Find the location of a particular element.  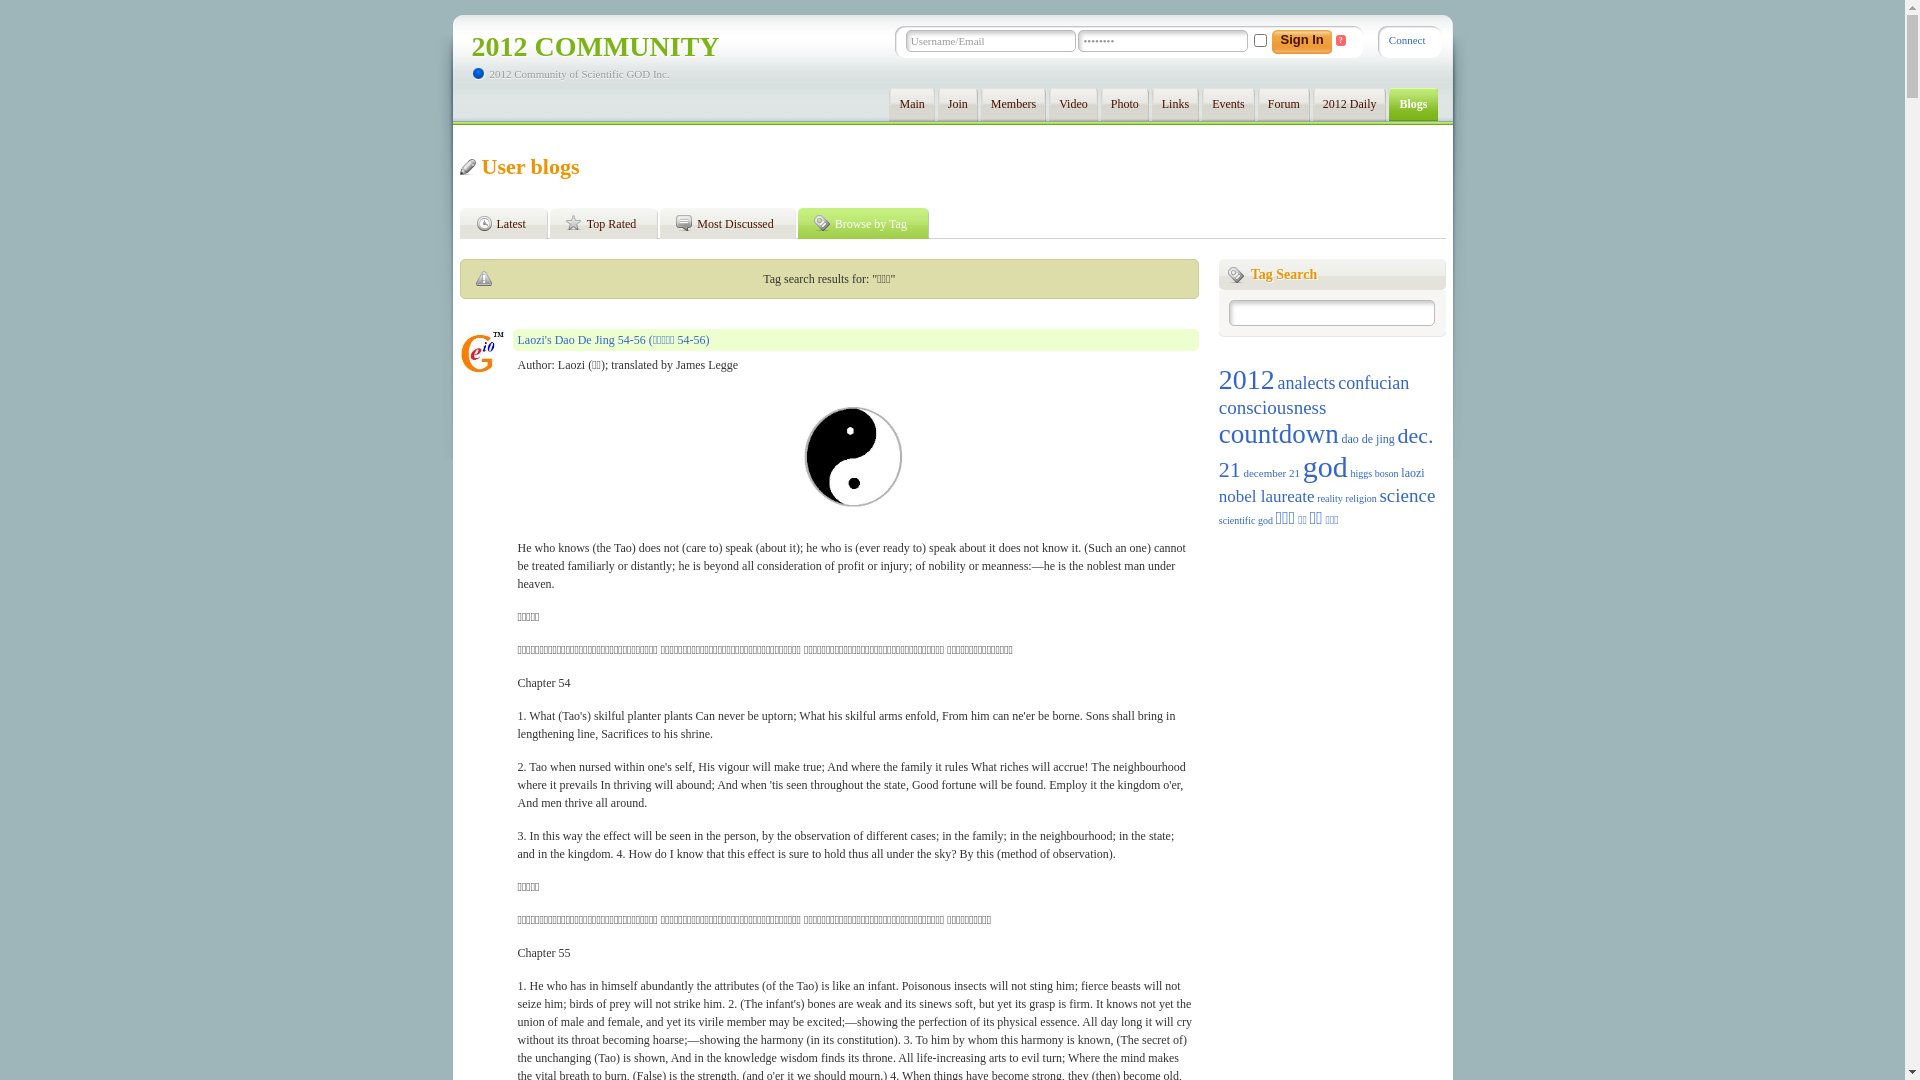

'laozi' is located at coordinates (1411, 473).